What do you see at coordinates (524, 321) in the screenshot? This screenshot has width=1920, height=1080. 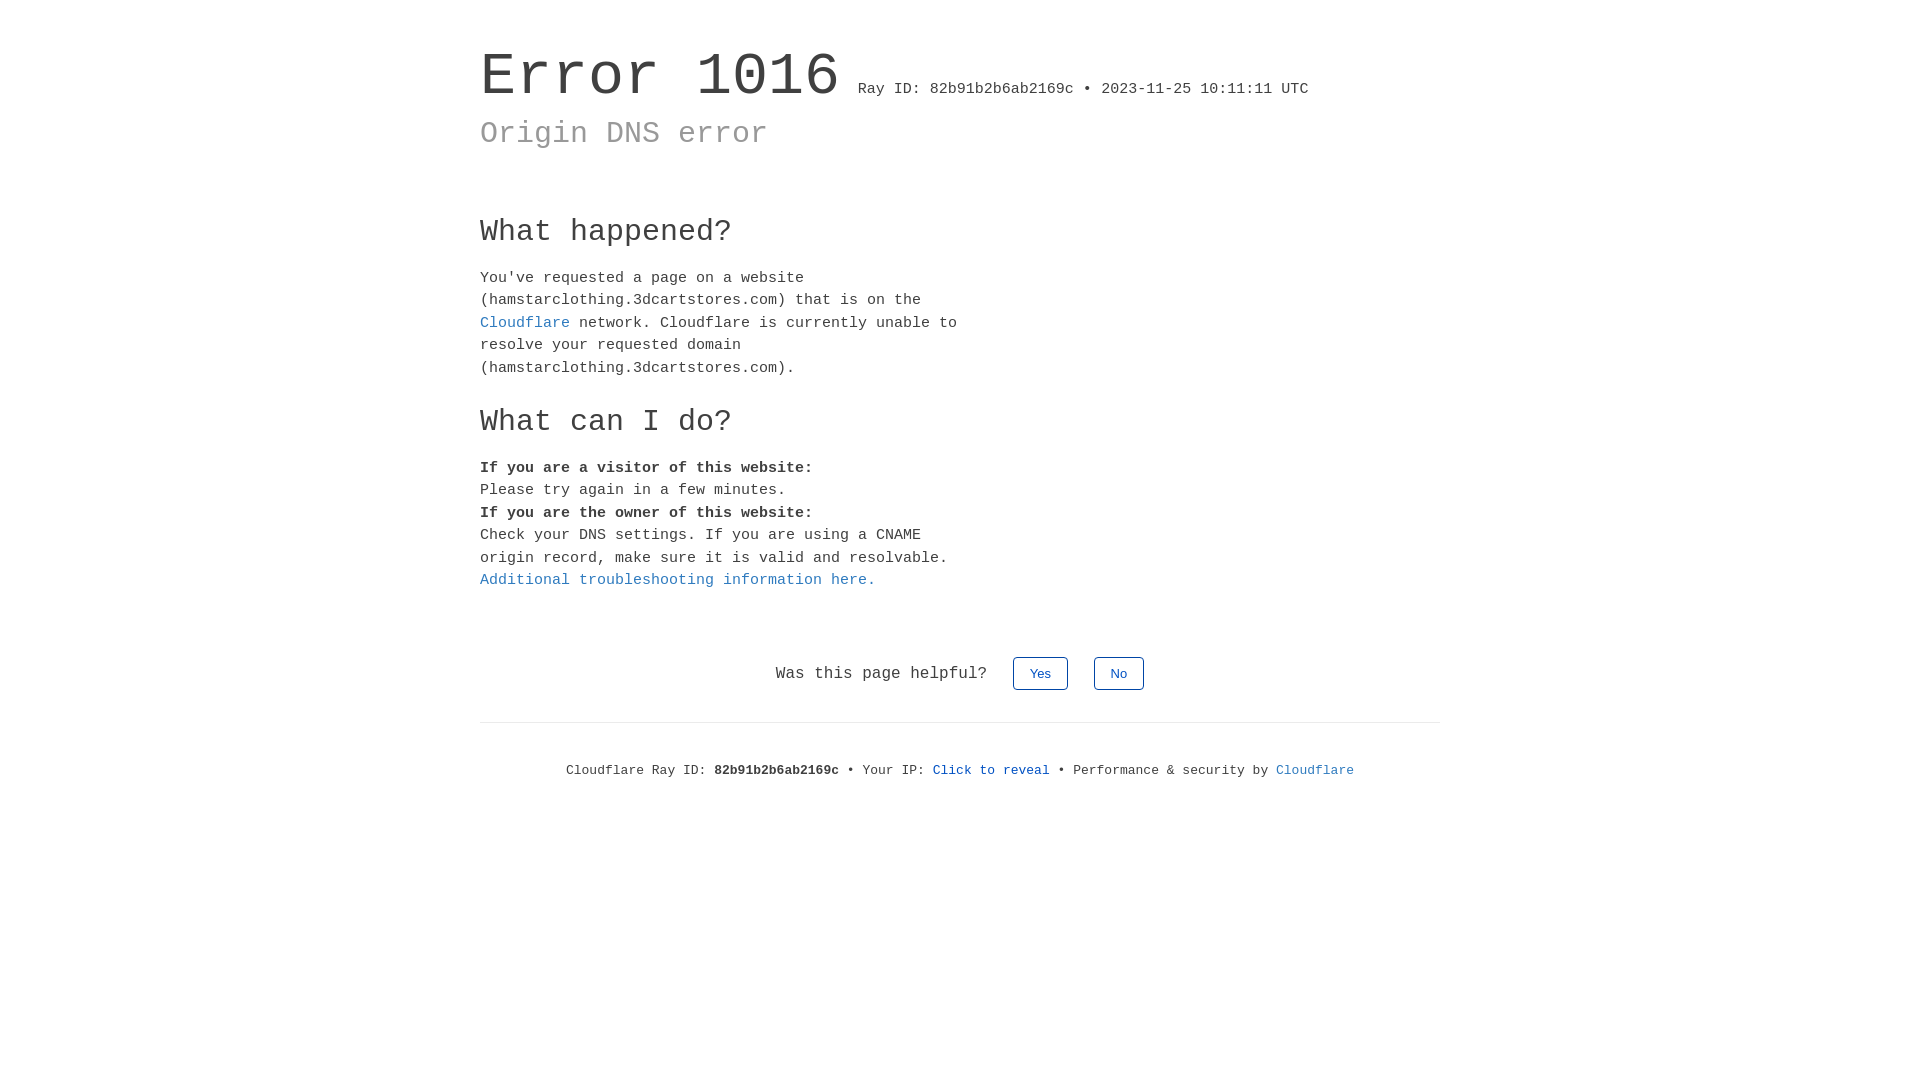 I see `'Cloudflare'` at bounding box center [524, 321].